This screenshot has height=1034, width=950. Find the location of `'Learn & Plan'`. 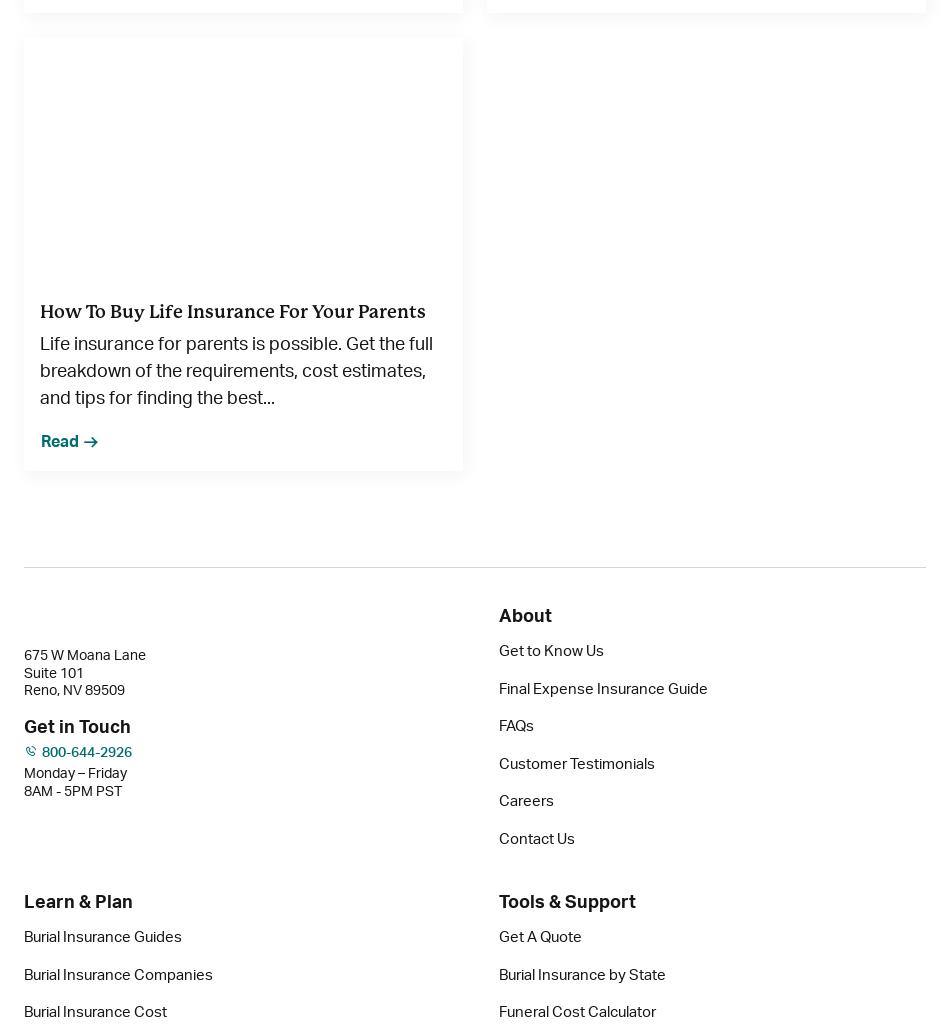

'Learn & Plan' is located at coordinates (24, 901).